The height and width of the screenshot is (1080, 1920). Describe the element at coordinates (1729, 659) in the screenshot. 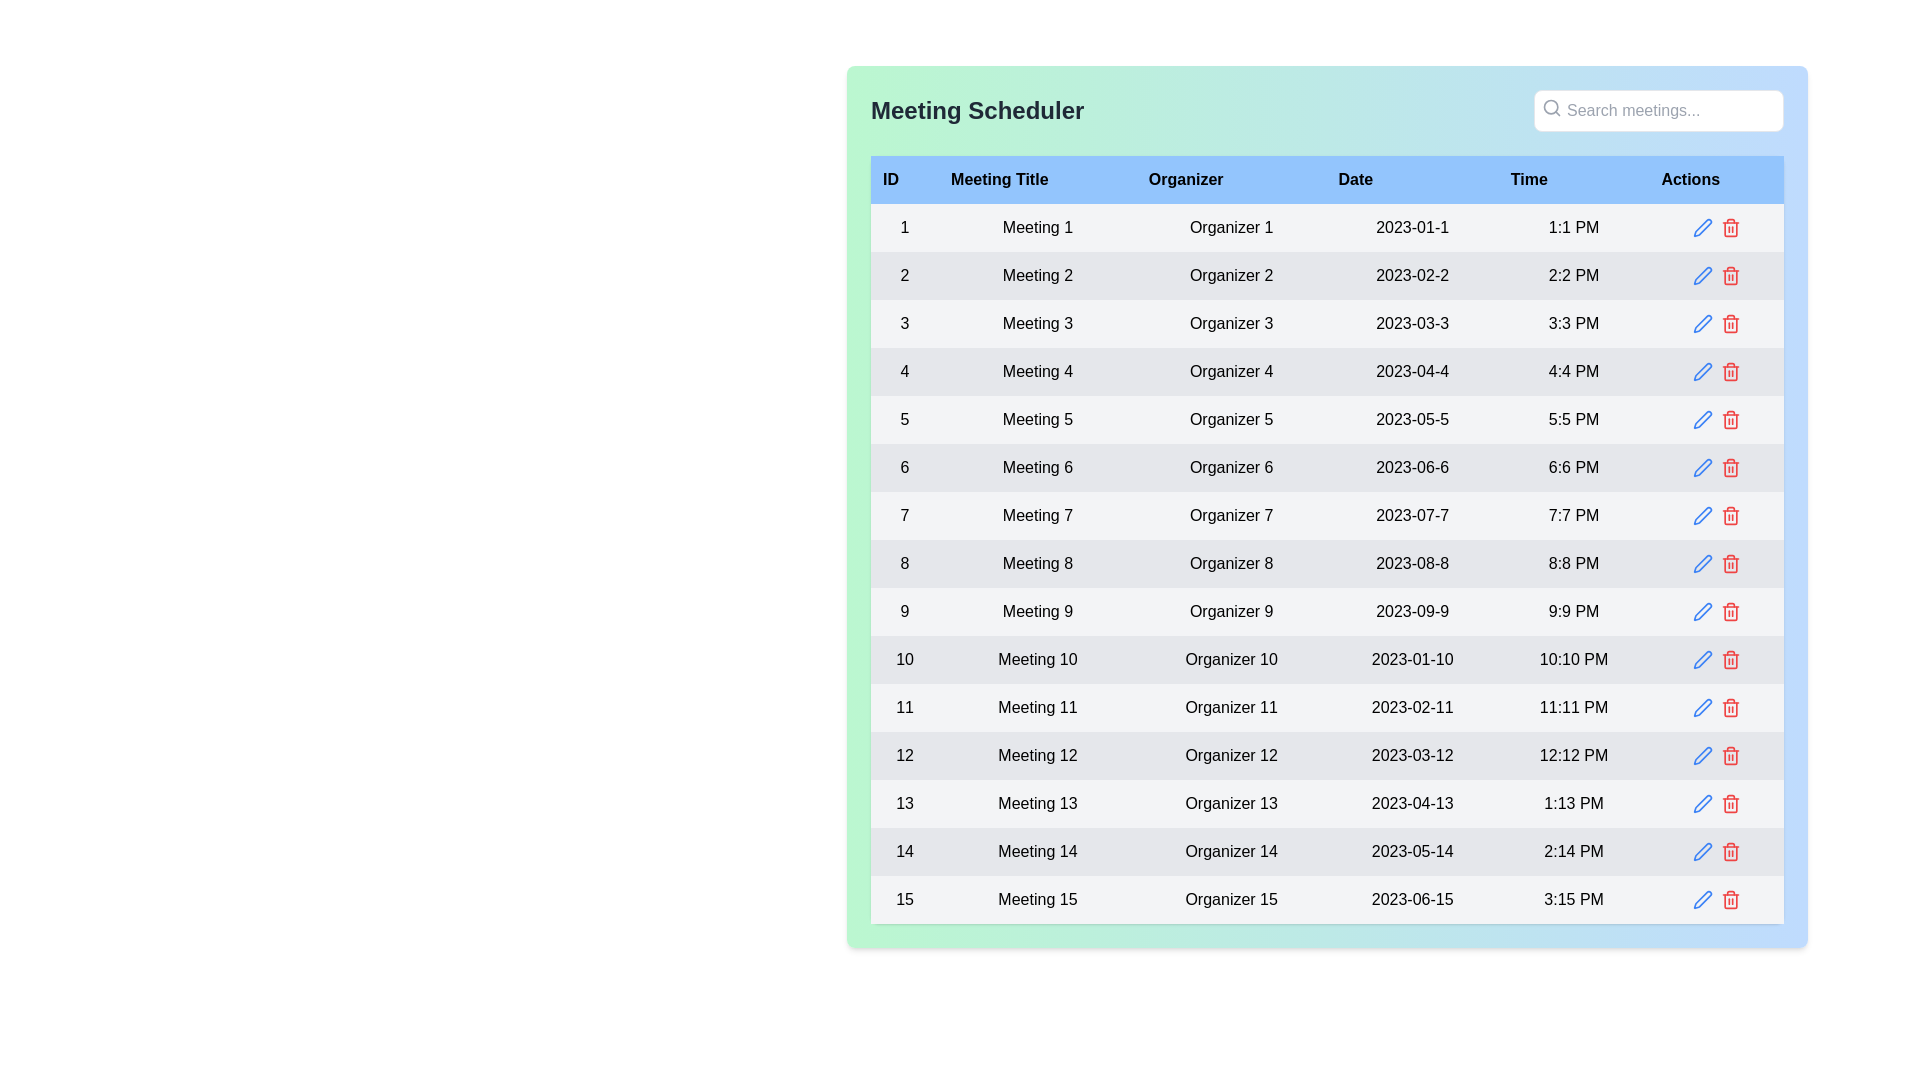

I see `the trash bin icon button, which is styled in red and located in the 'Actions' column of the row for 'Meeting 10'` at that location.